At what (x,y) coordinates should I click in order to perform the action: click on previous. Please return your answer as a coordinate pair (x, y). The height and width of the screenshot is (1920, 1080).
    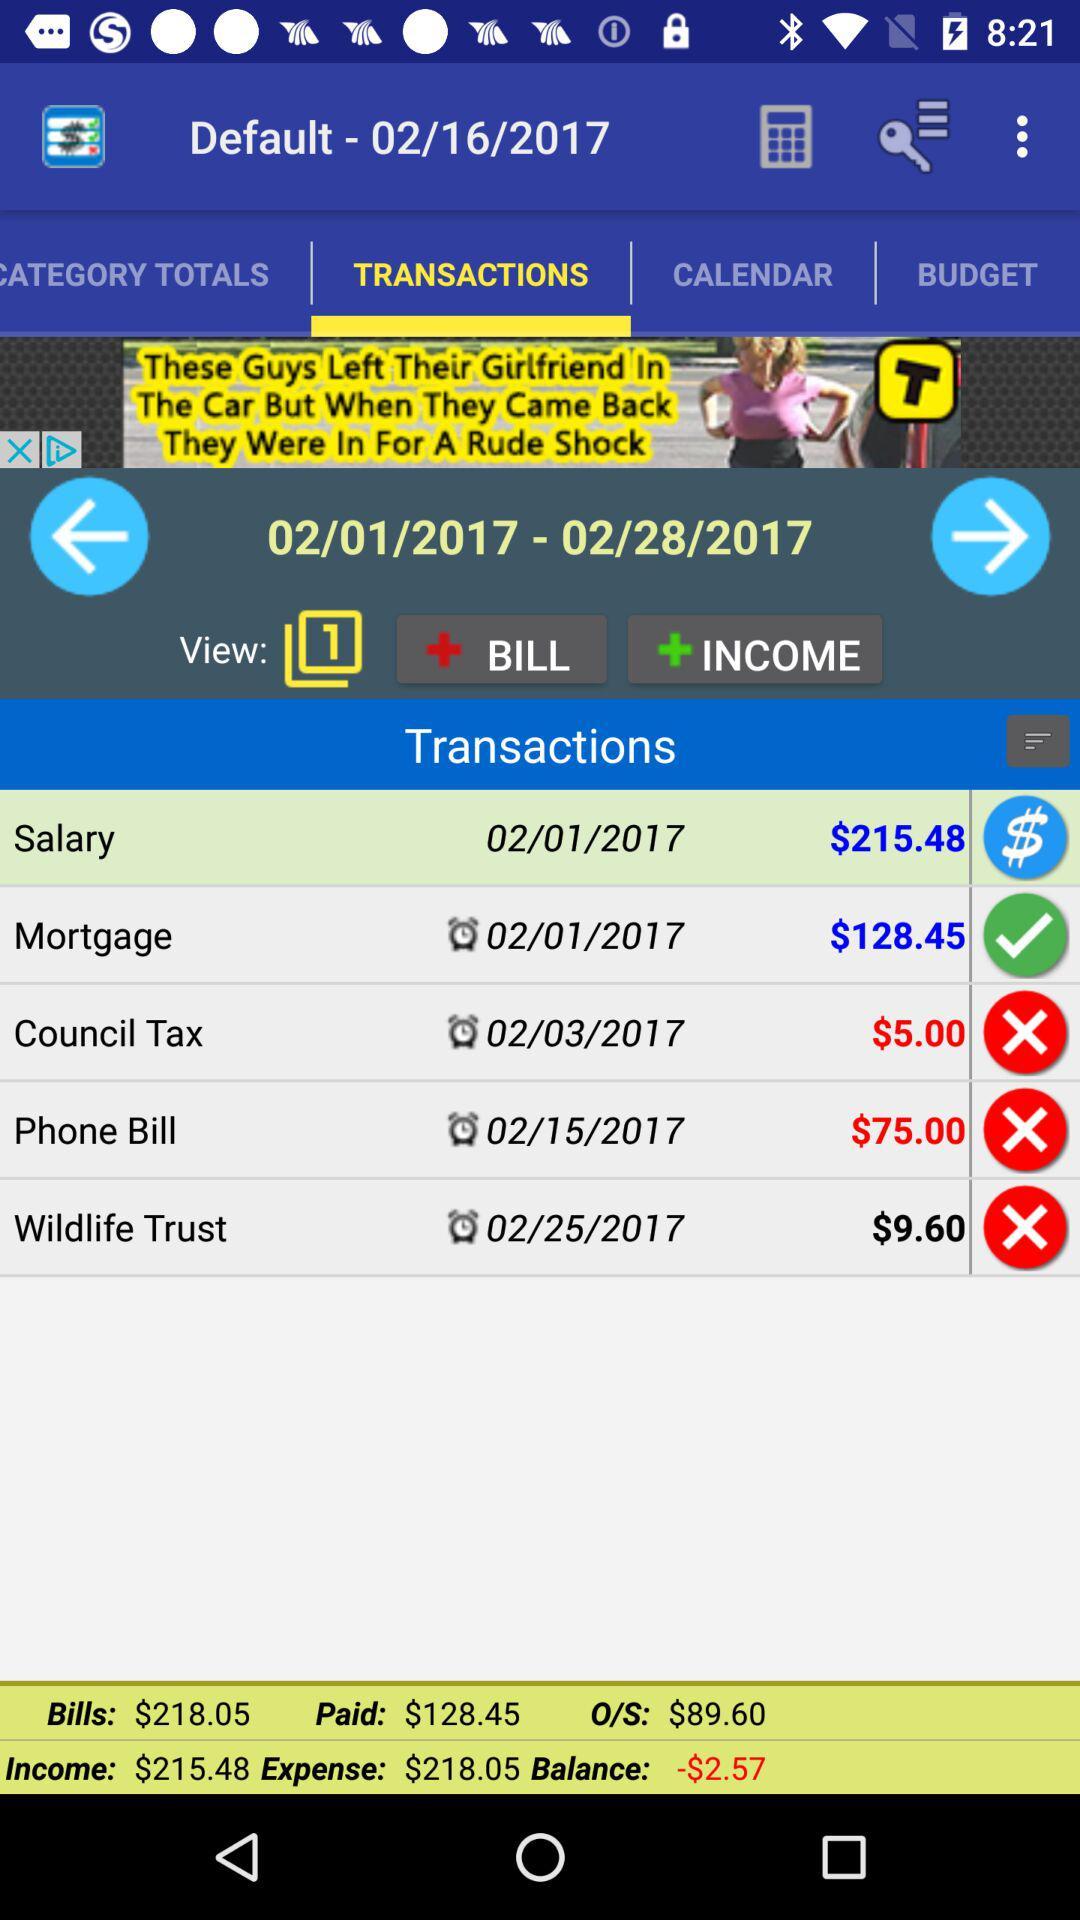
    Looking at the image, I should click on (88, 536).